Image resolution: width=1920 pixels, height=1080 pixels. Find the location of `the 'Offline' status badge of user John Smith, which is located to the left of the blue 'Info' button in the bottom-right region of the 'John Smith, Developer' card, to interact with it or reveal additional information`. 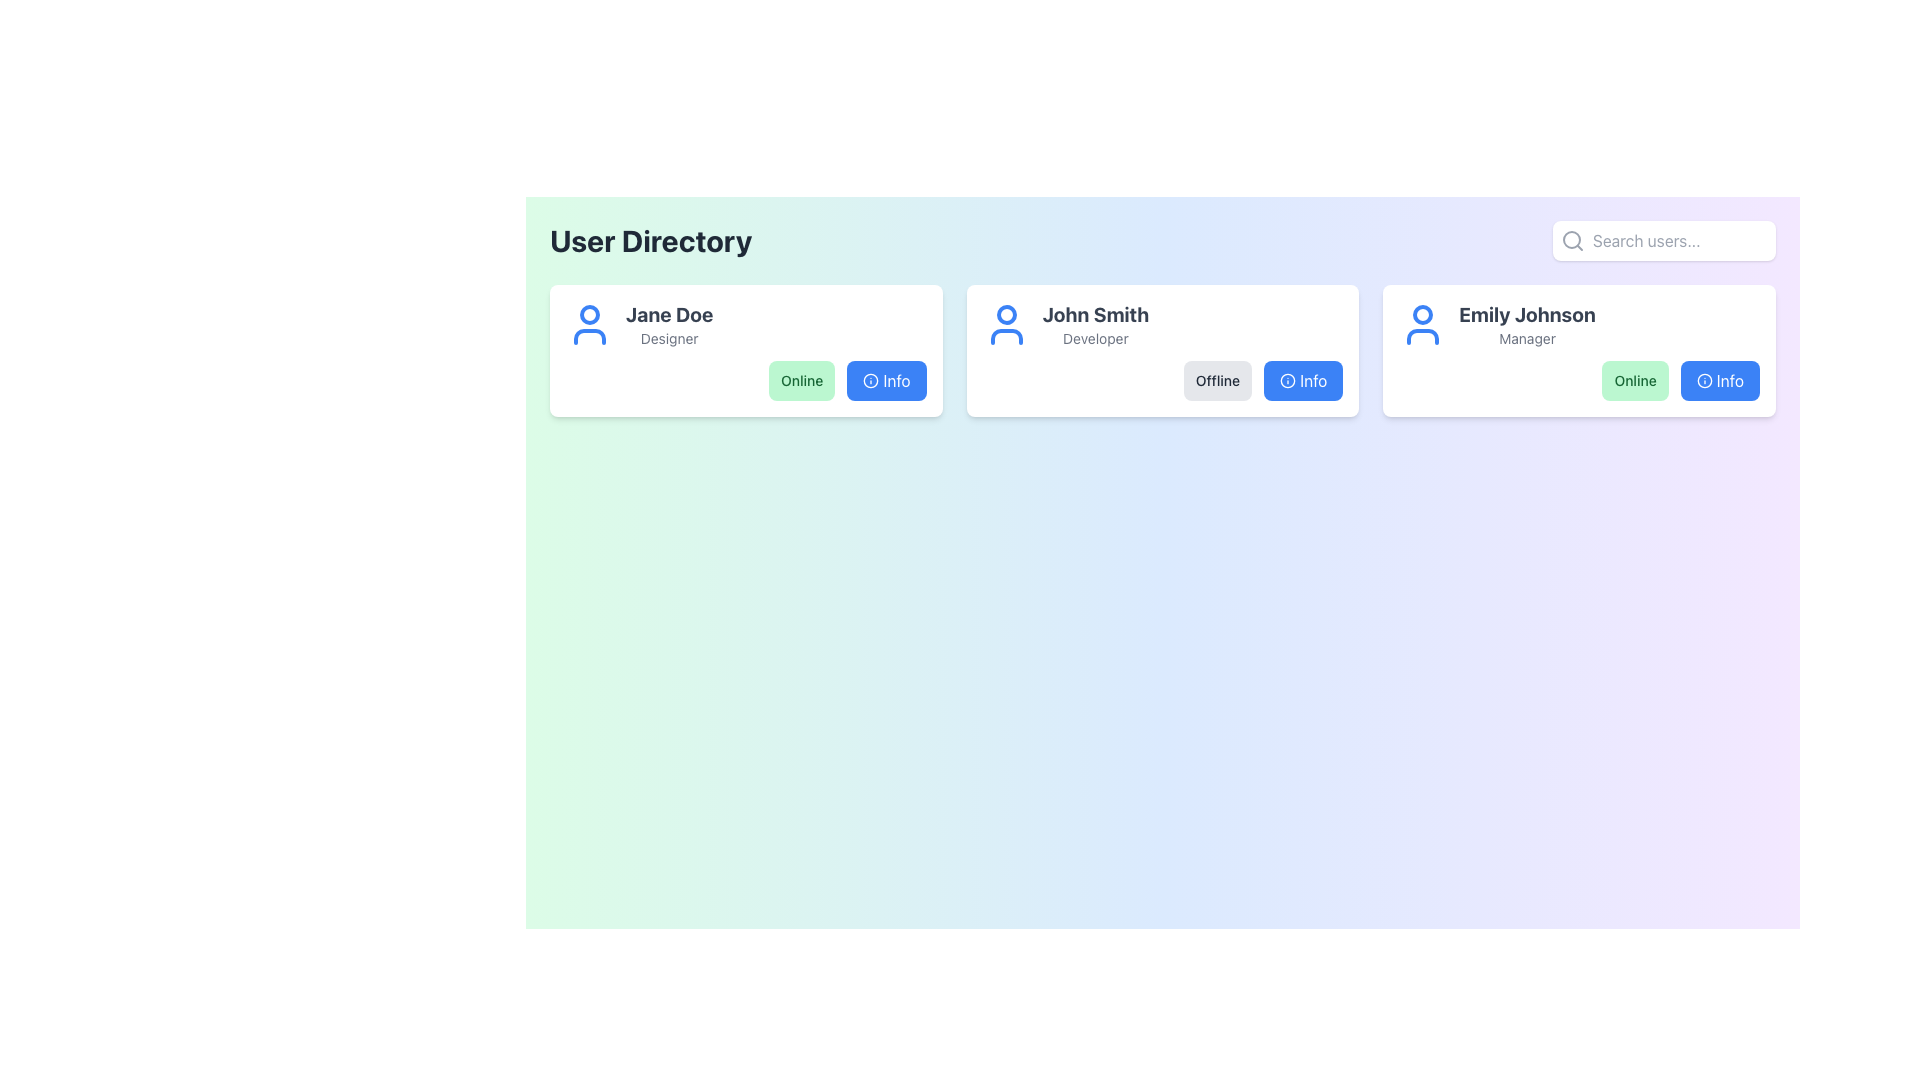

the 'Offline' status badge of user John Smith, which is located to the left of the blue 'Info' button in the bottom-right region of the 'John Smith, Developer' card, to interact with it or reveal additional information is located at coordinates (1216, 381).